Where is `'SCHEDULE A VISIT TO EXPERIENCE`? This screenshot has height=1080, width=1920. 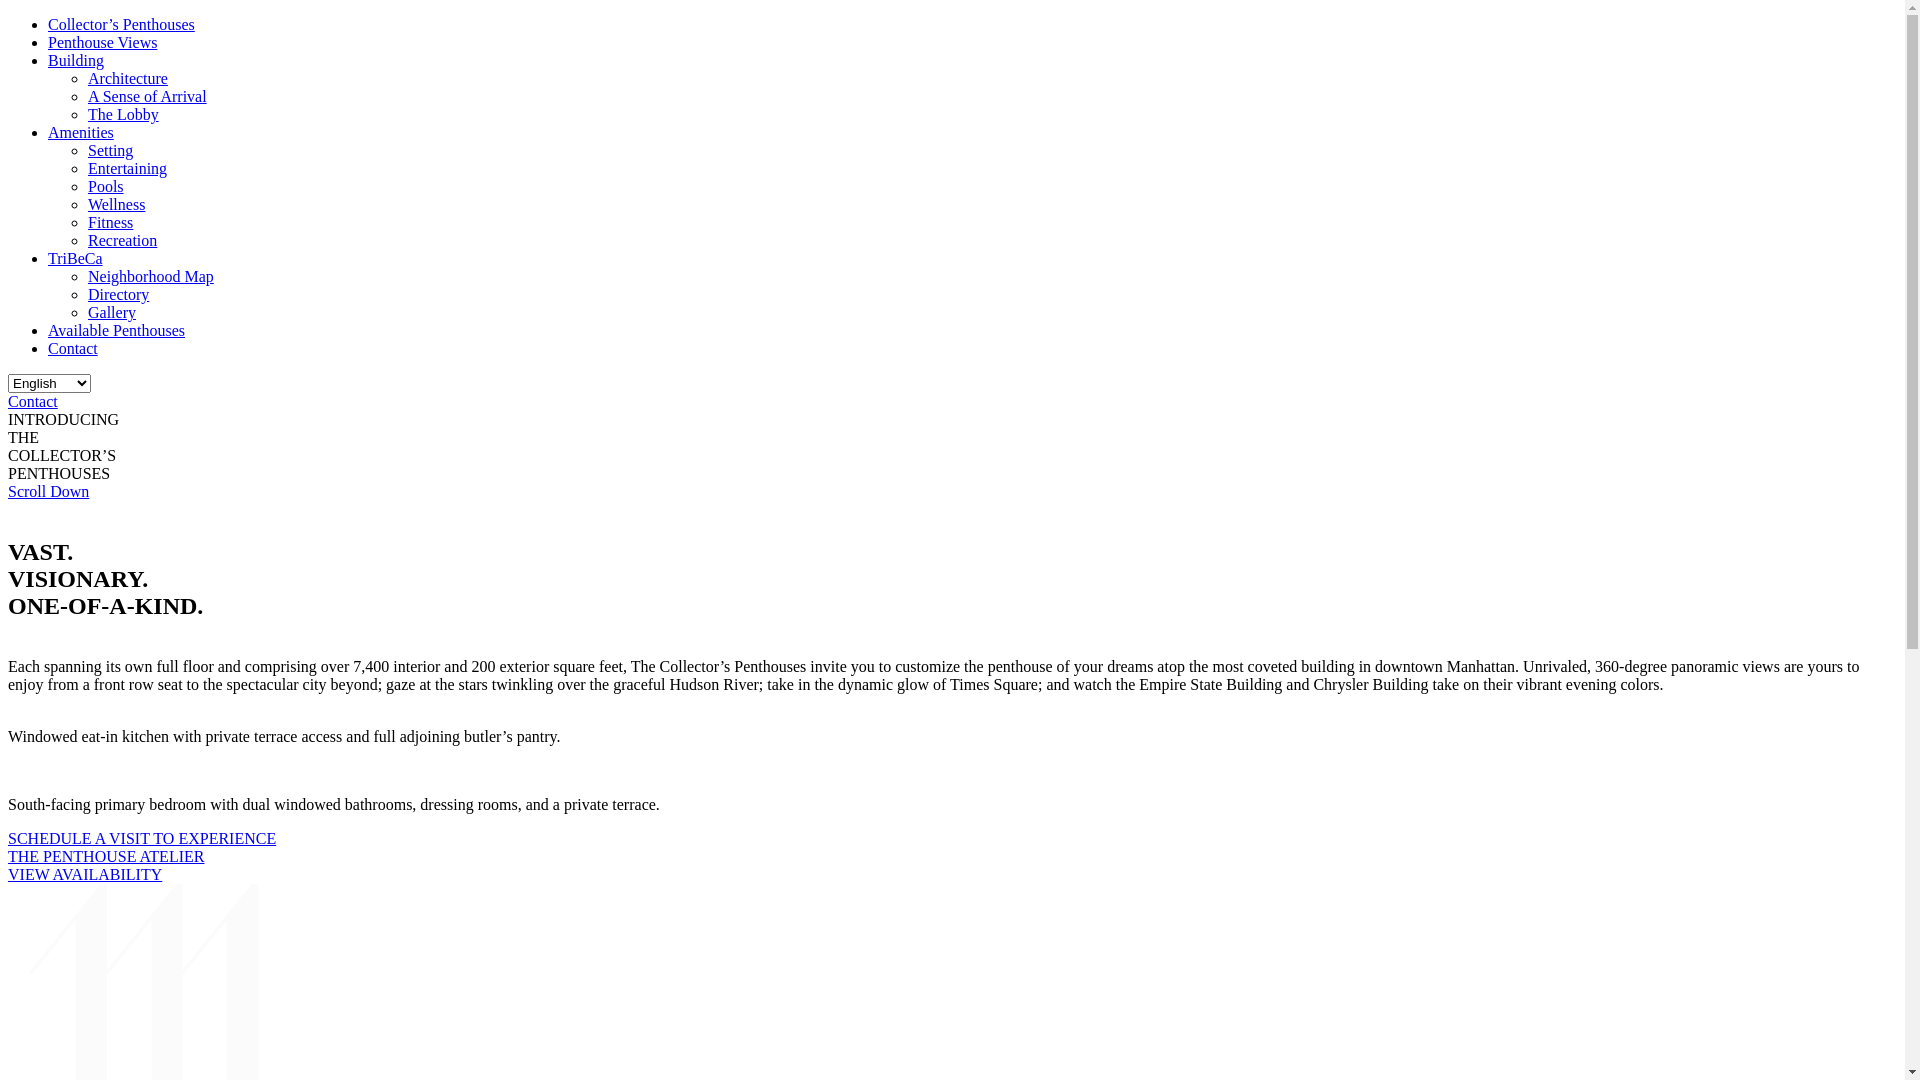
'SCHEDULE A VISIT TO EXPERIENCE is located at coordinates (141, 847).